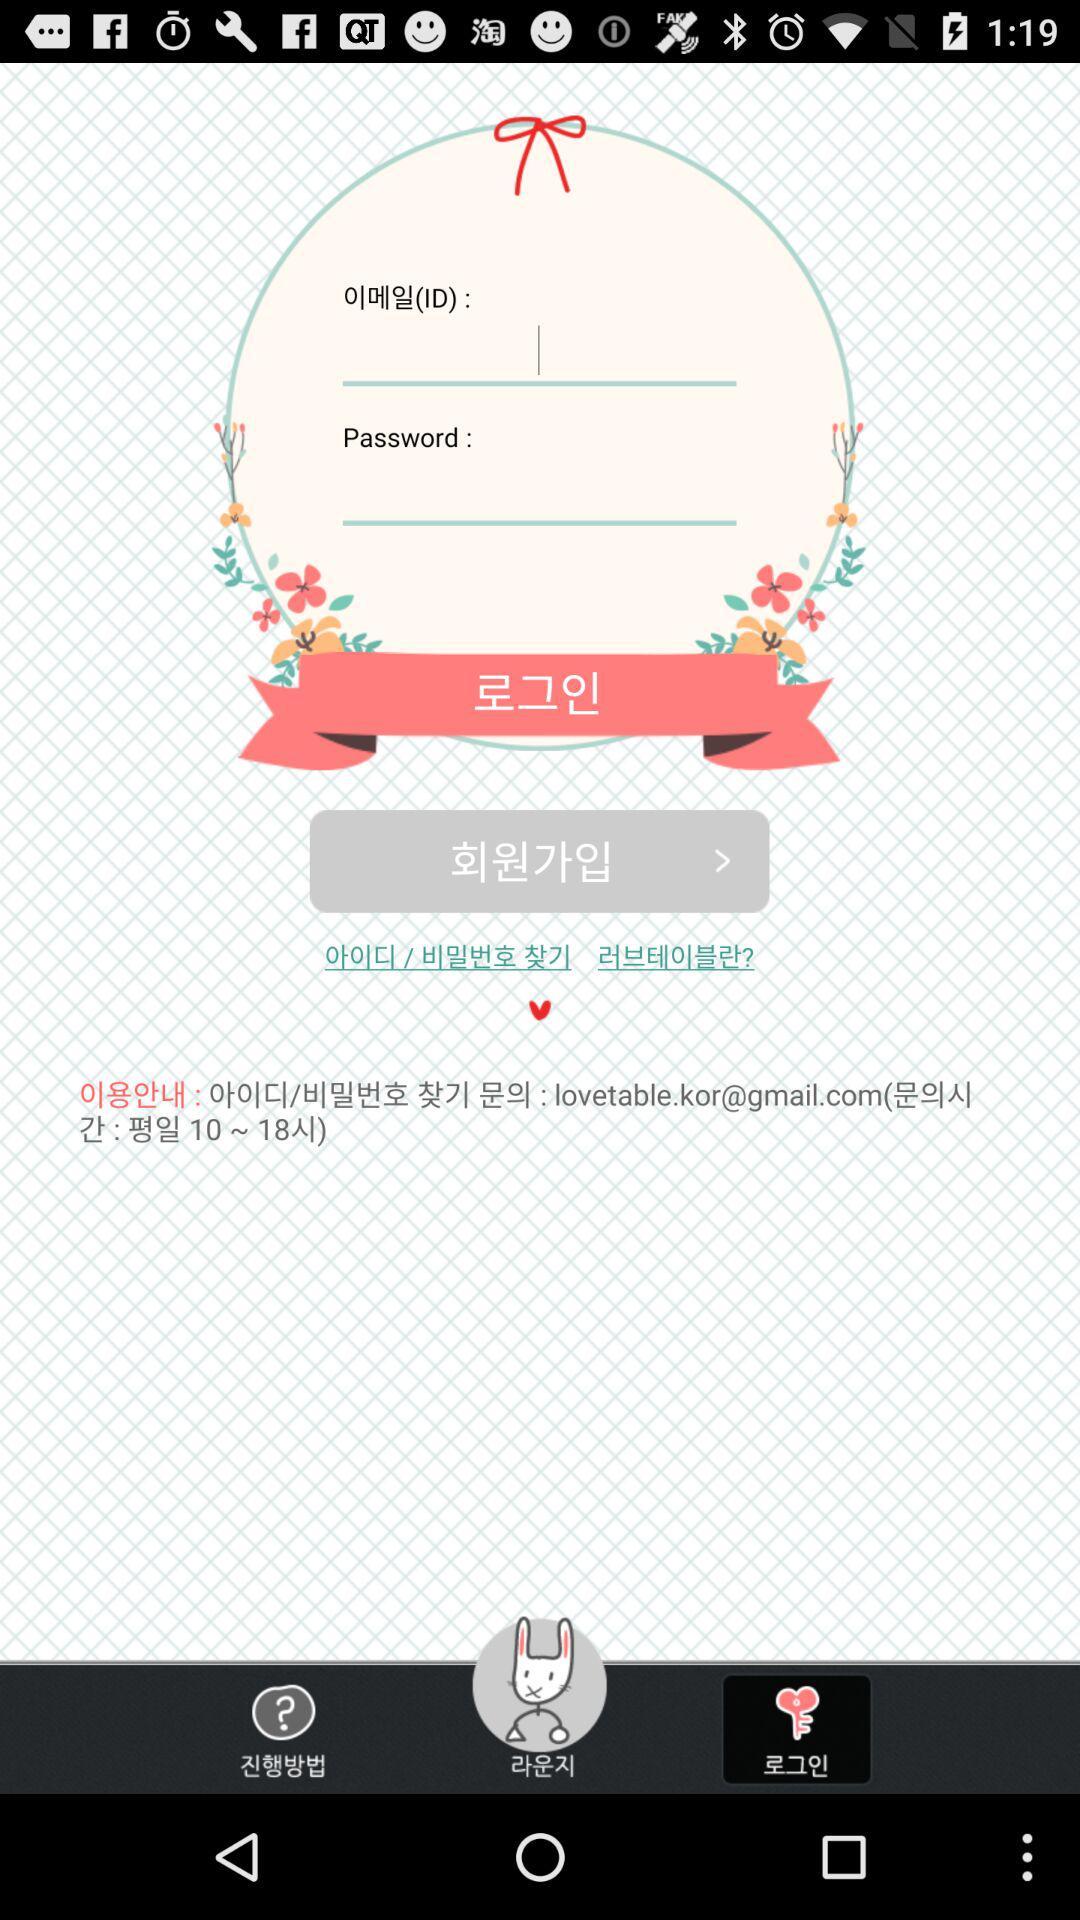 This screenshot has height=1920, width=1080. I want to click on unlock app, so click(795, 1728).